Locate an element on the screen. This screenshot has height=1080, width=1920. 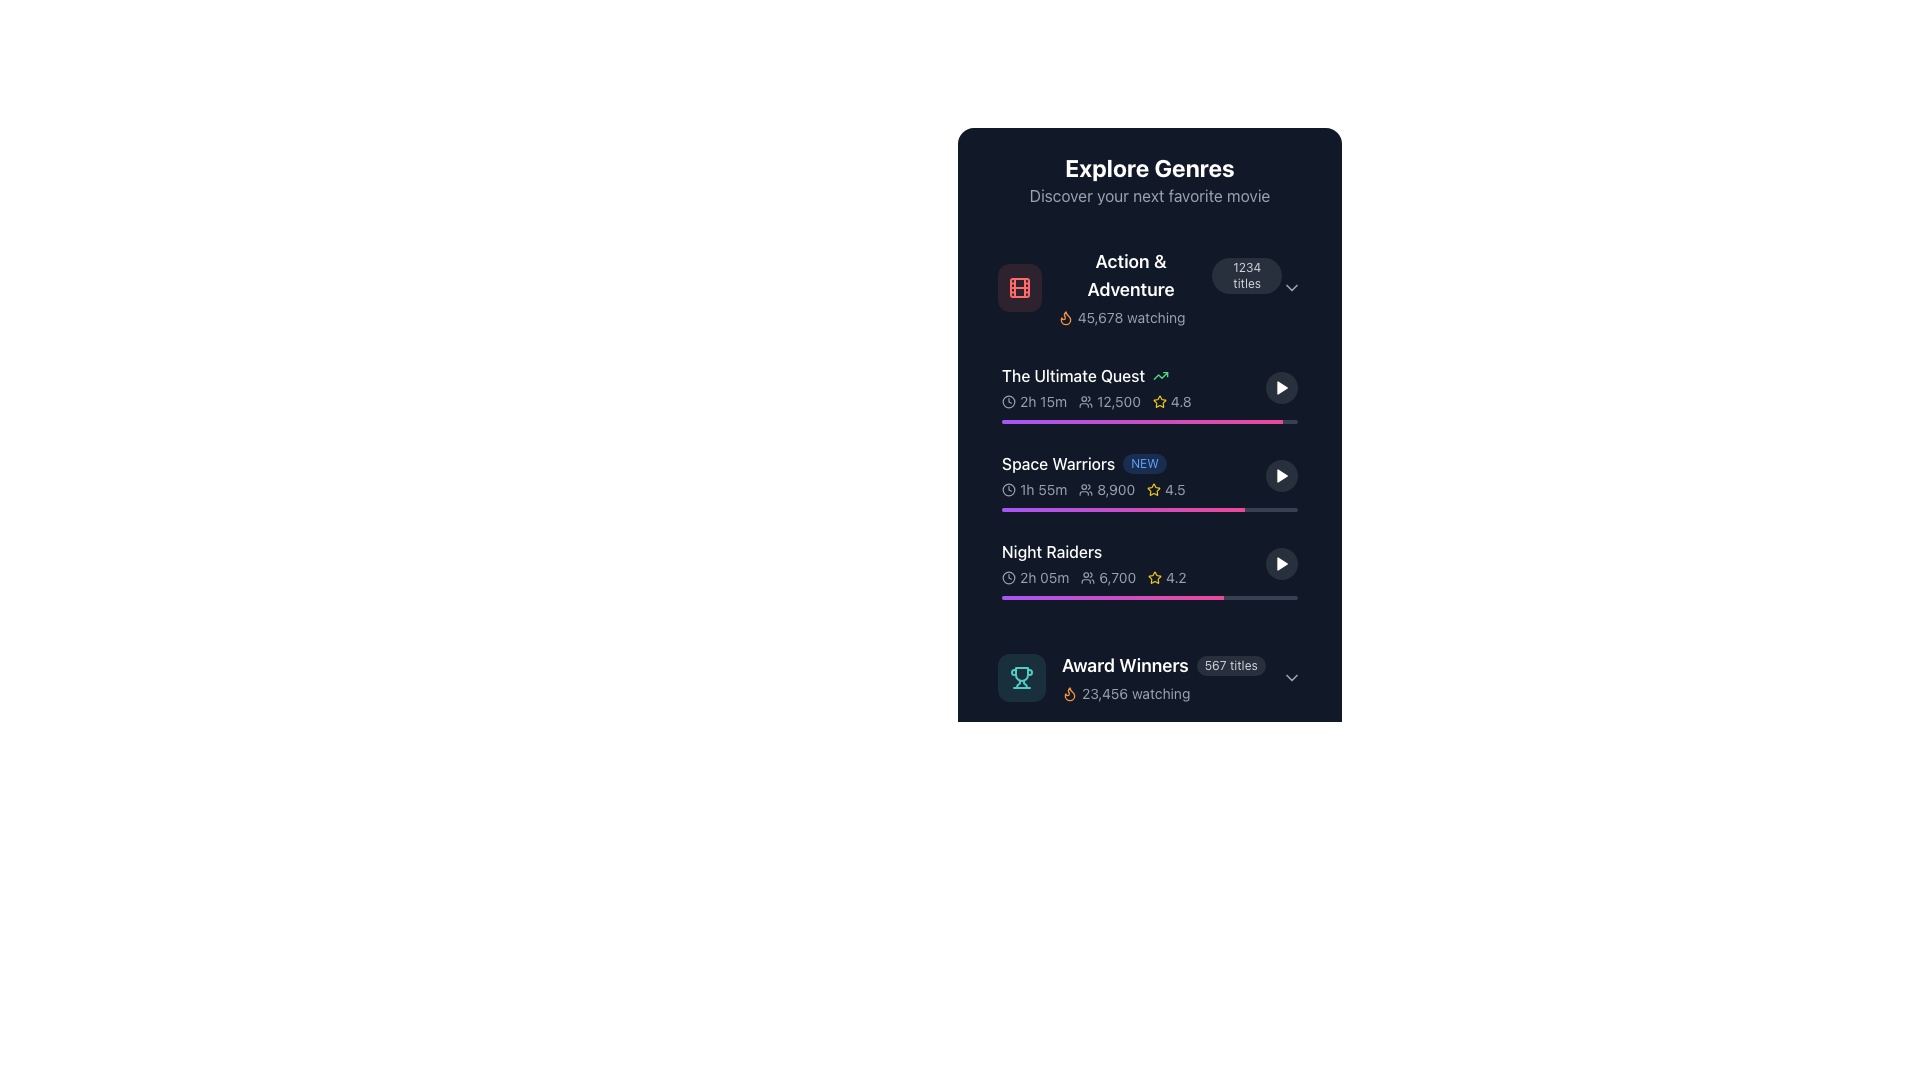
the text label that serves as the title of a movie or series in the 'Explore Genres' section, specifically the third entry in the list of movie titles under 'Action & Adventure' is located at coordinates (1057, 463).